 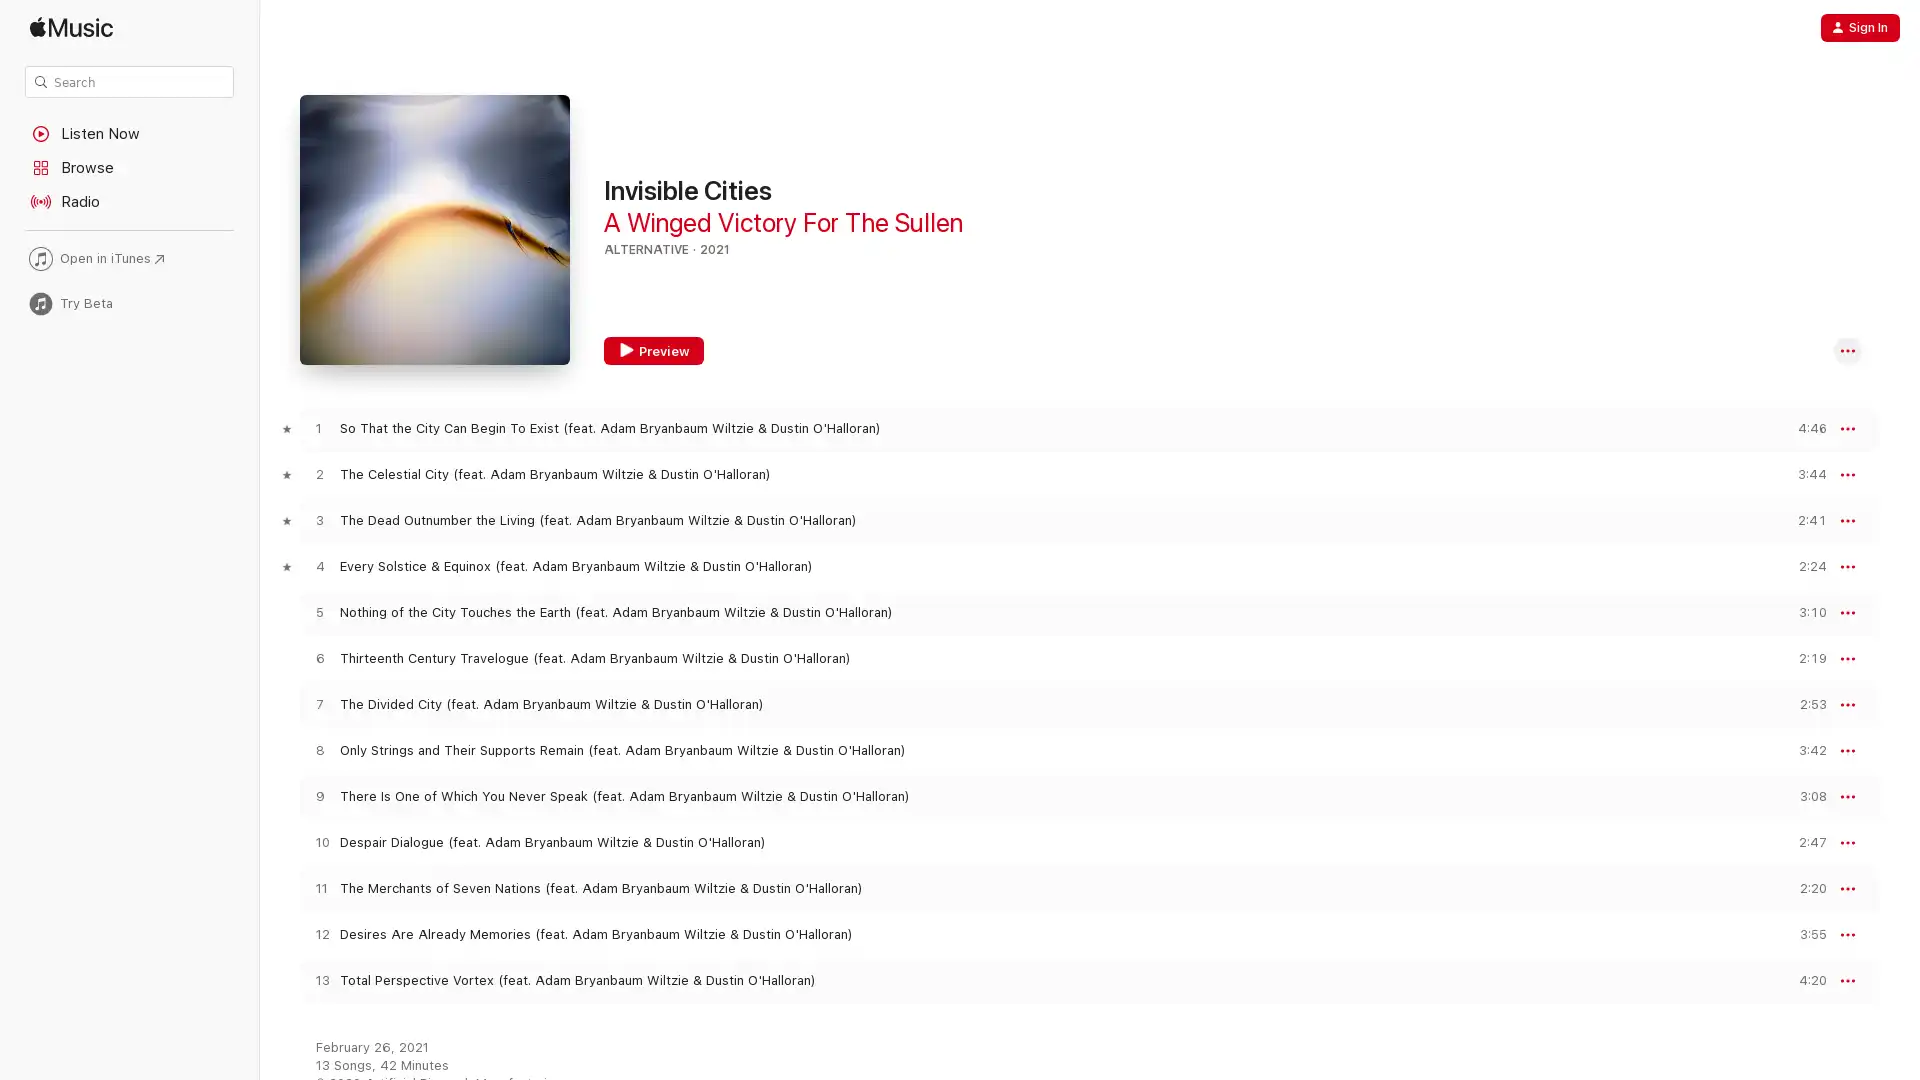 What do you see at coordinates (318, 795) in the screenshot?
I see `Play` at bounding box center [318, 795].